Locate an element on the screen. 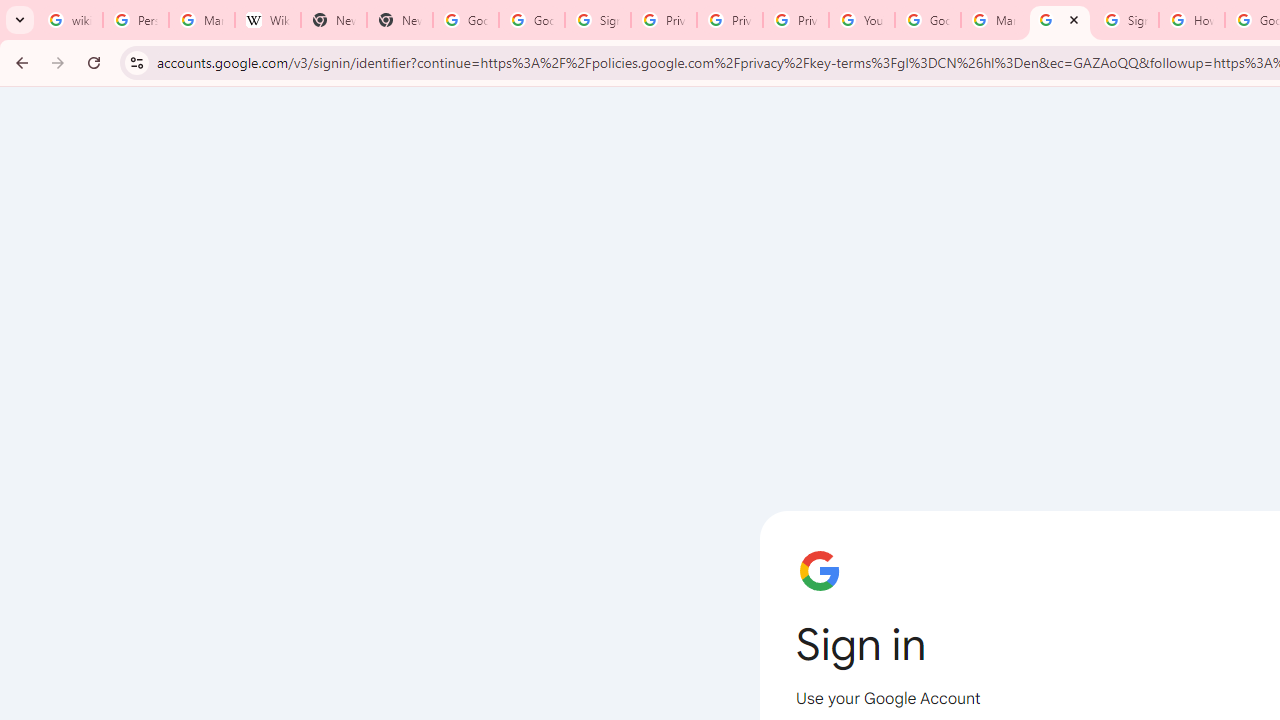 This screenshot has height=720, width=1280. 'View site information' is located at coordinates (135, 61).